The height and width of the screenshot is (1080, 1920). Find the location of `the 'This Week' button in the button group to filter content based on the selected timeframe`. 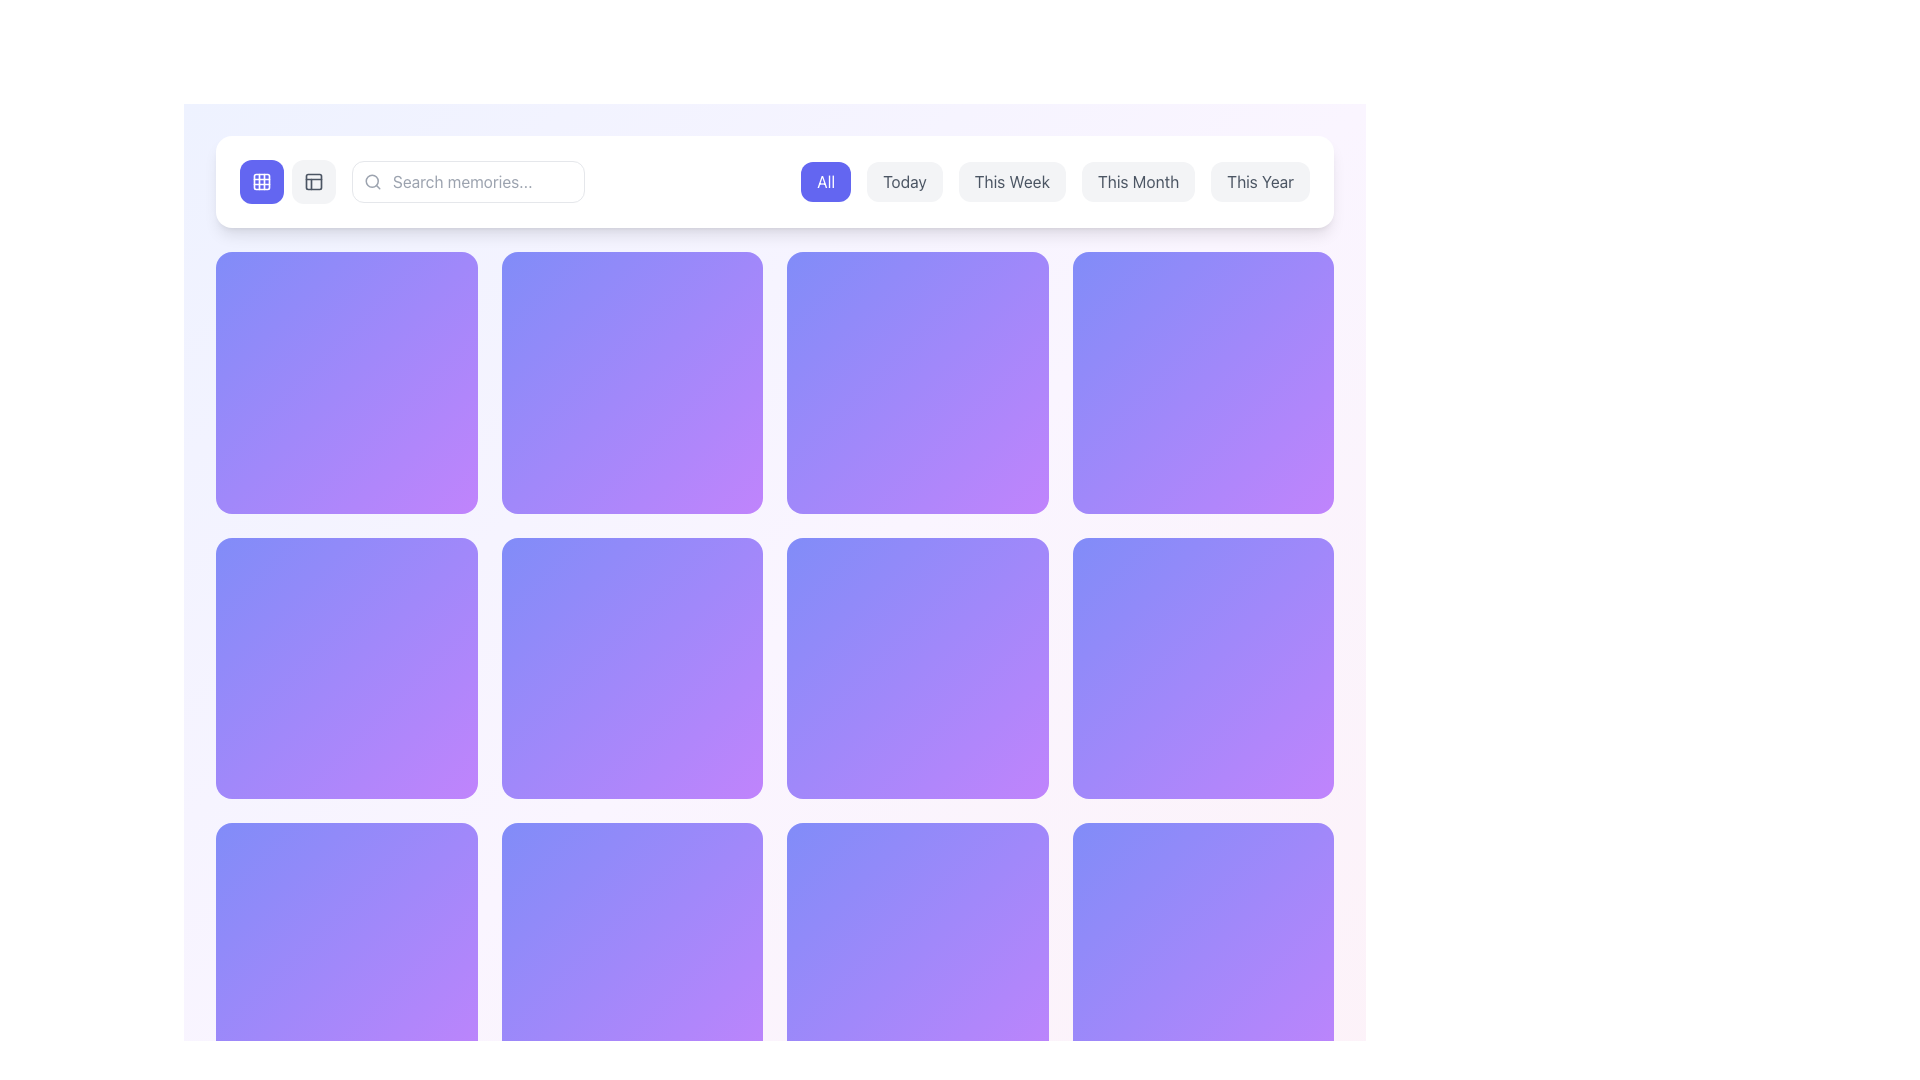

the 'This Week' button in the button group to filter content based on the selected timeframe is located at coordinates (1054, 181).